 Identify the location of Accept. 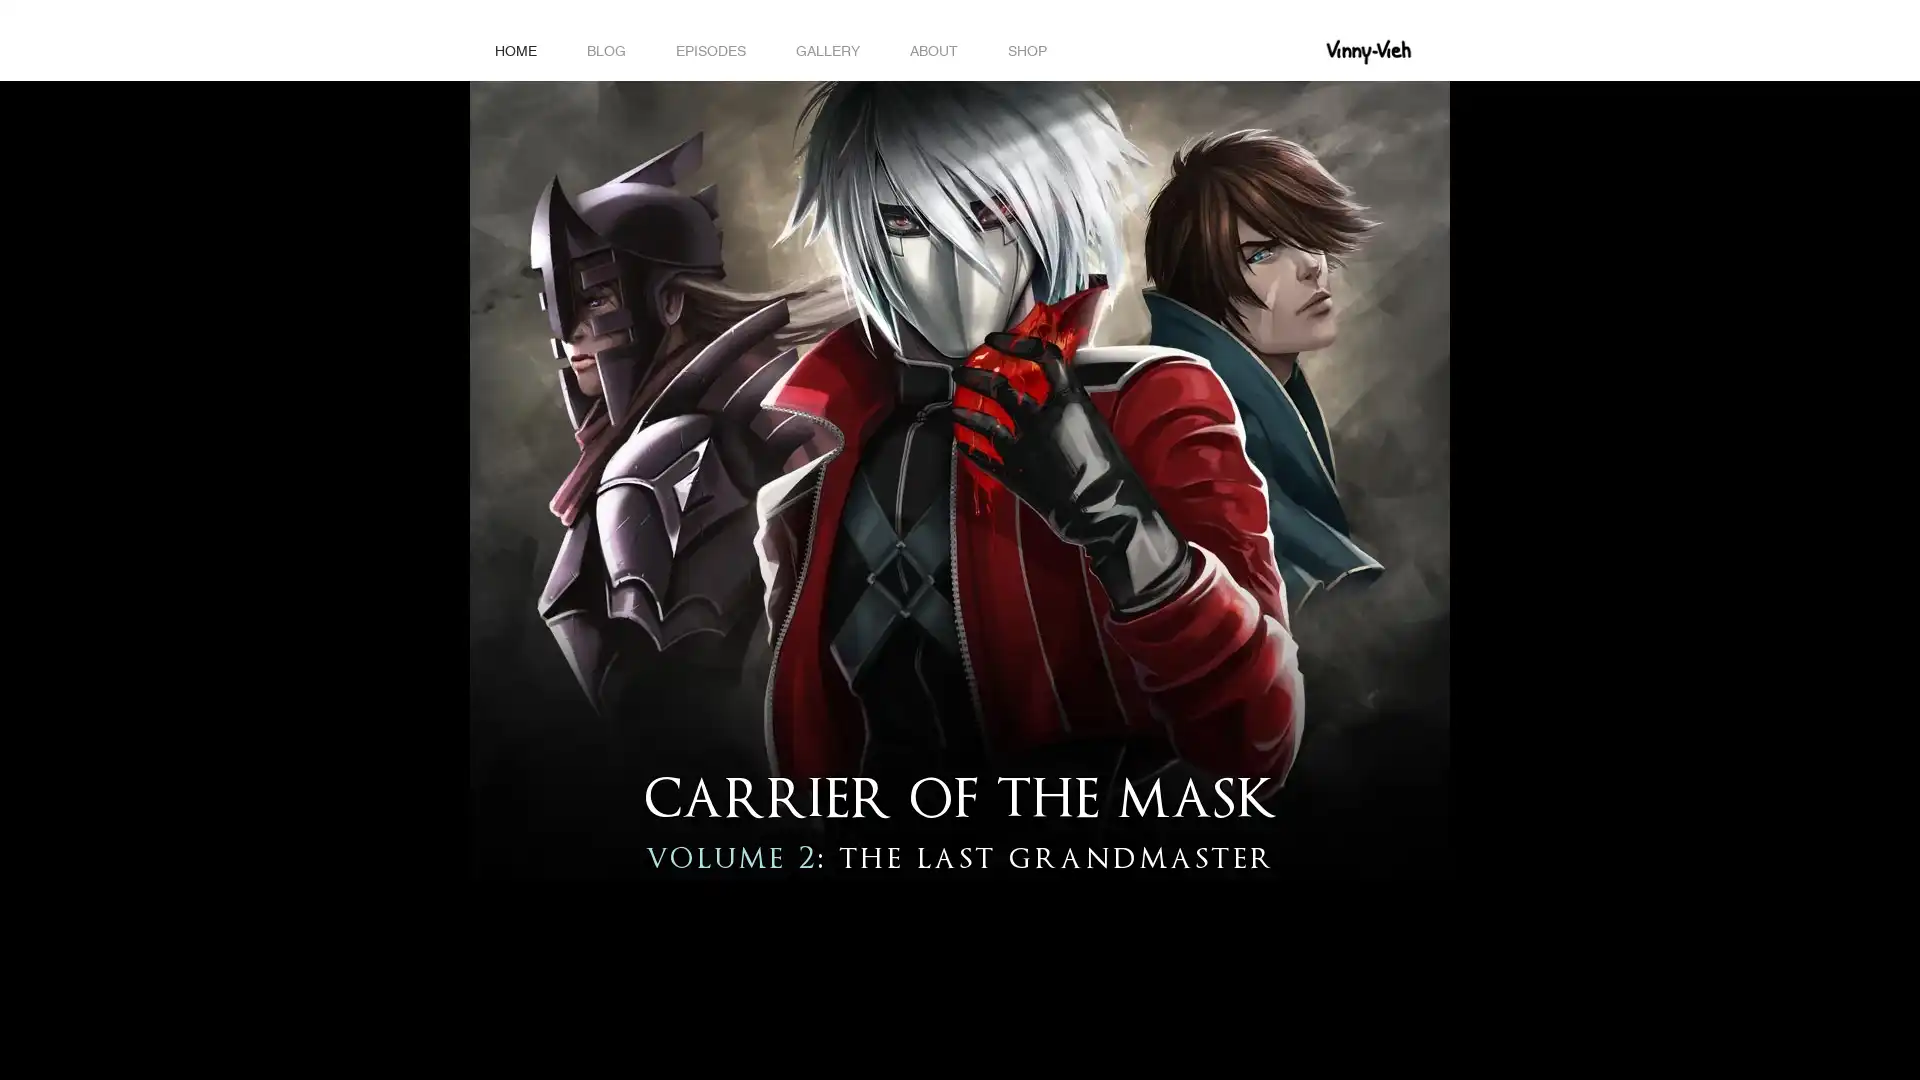
(1830, 1047).